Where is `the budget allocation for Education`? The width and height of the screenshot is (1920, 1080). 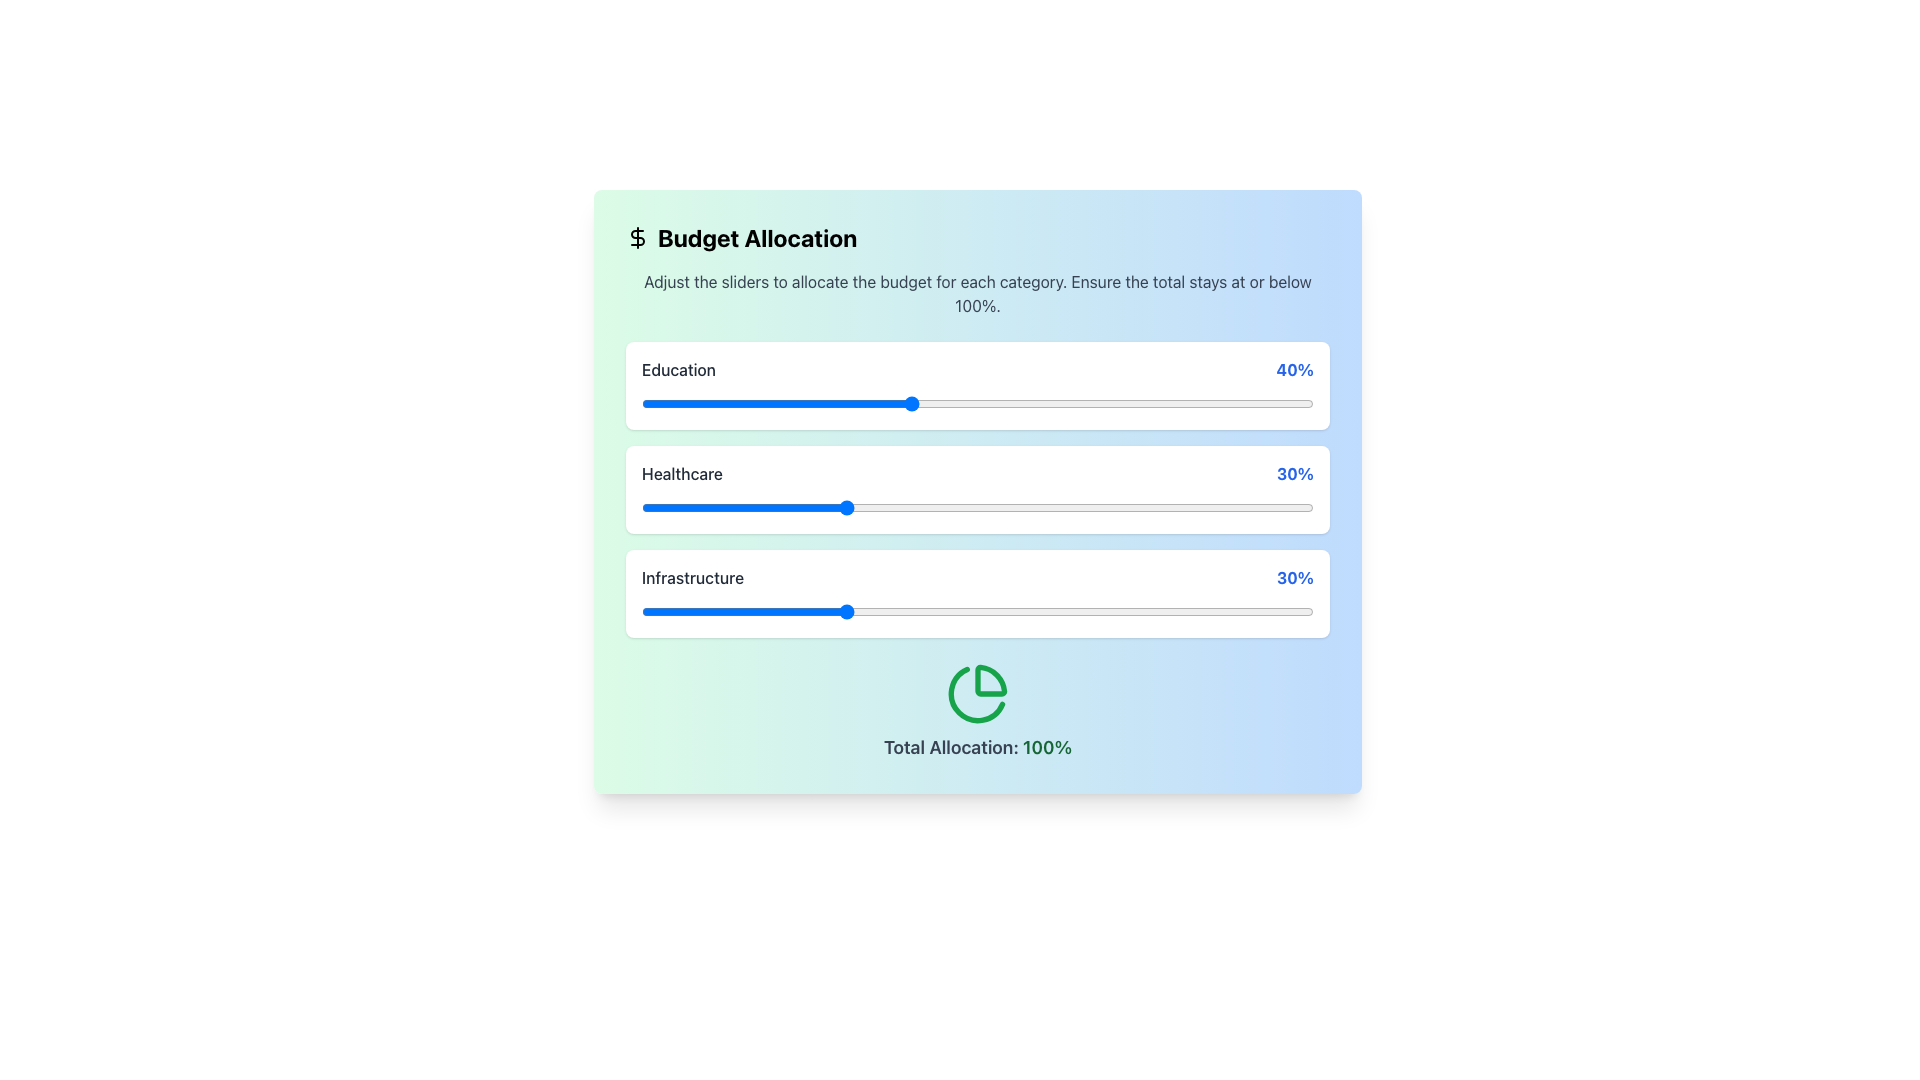 the budget allocation for Education is located at coordinates (741, 404).